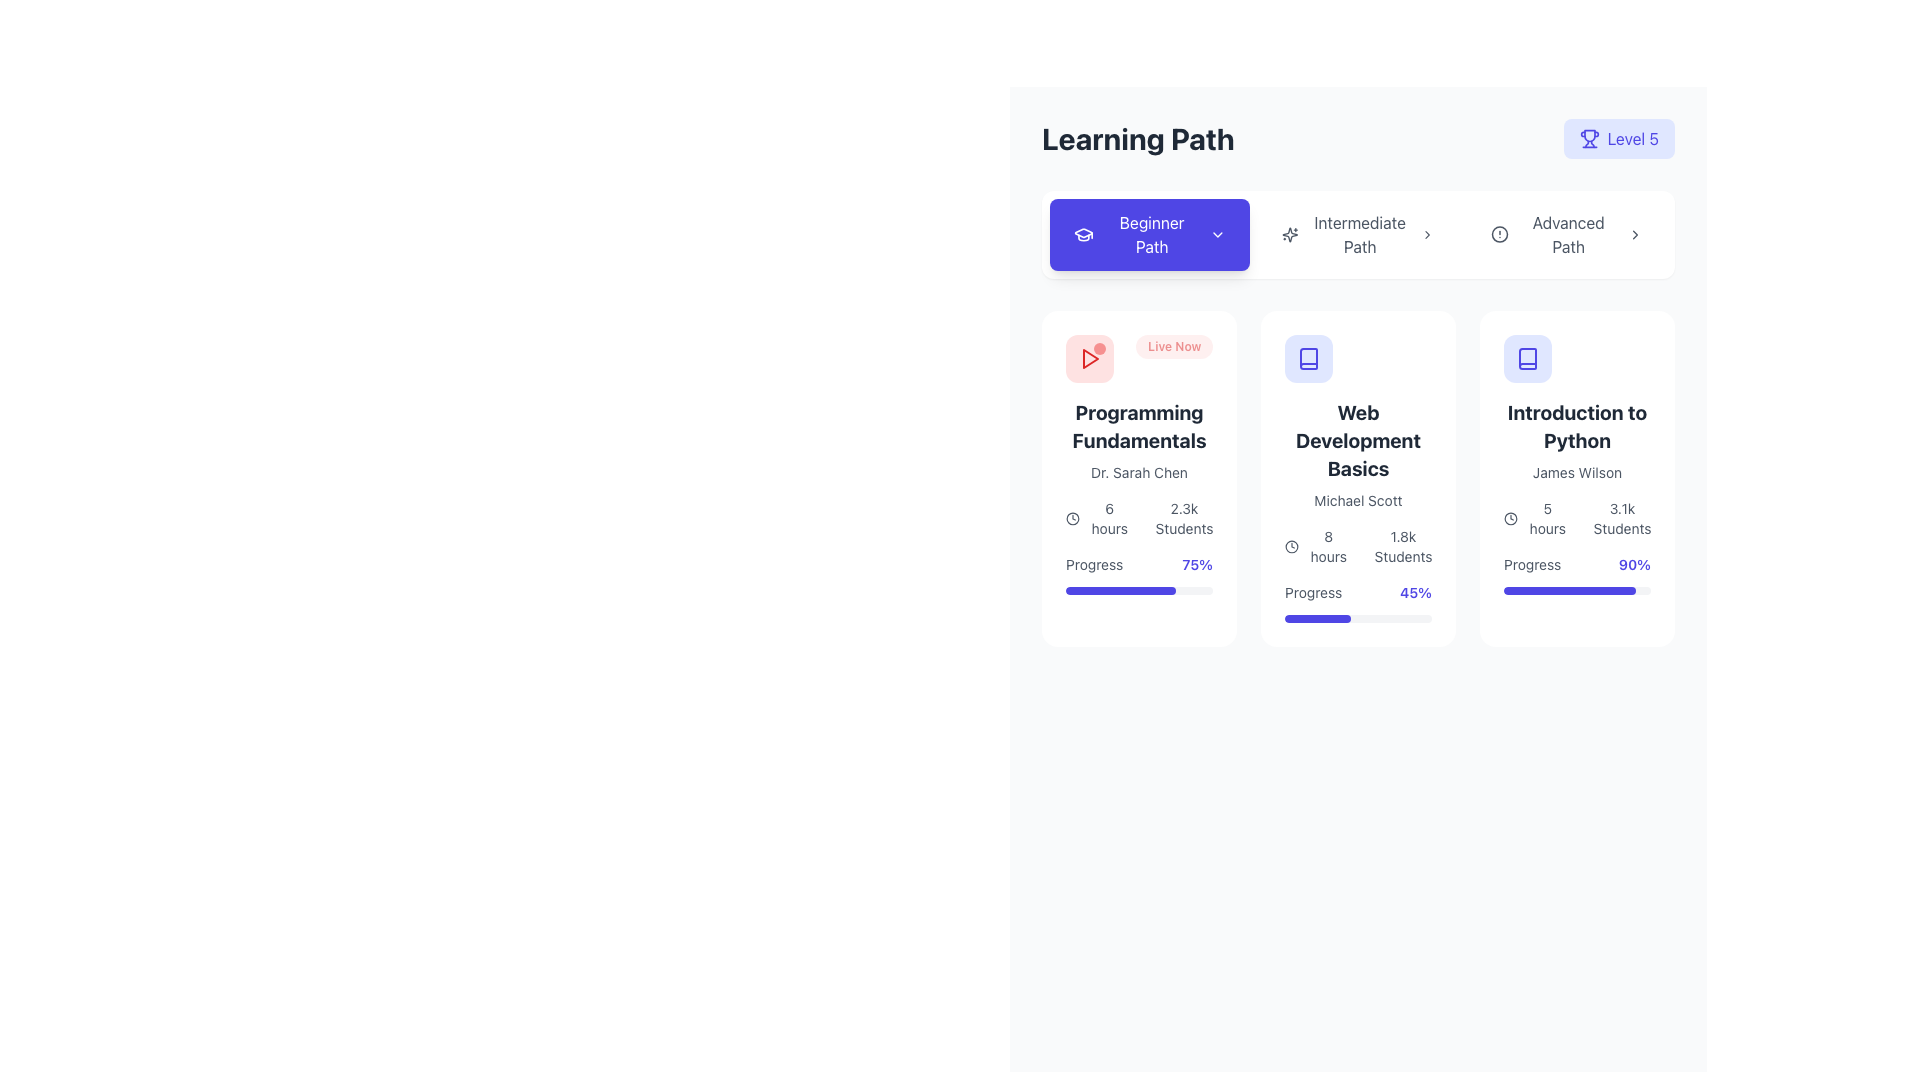  What do you see at coordinates (1313, 592) in the screenshot?
I see `text label displaying 'Progress' located beneath the course details section in the 'Web Development Basics' card` at bounding box center [1313, 592].